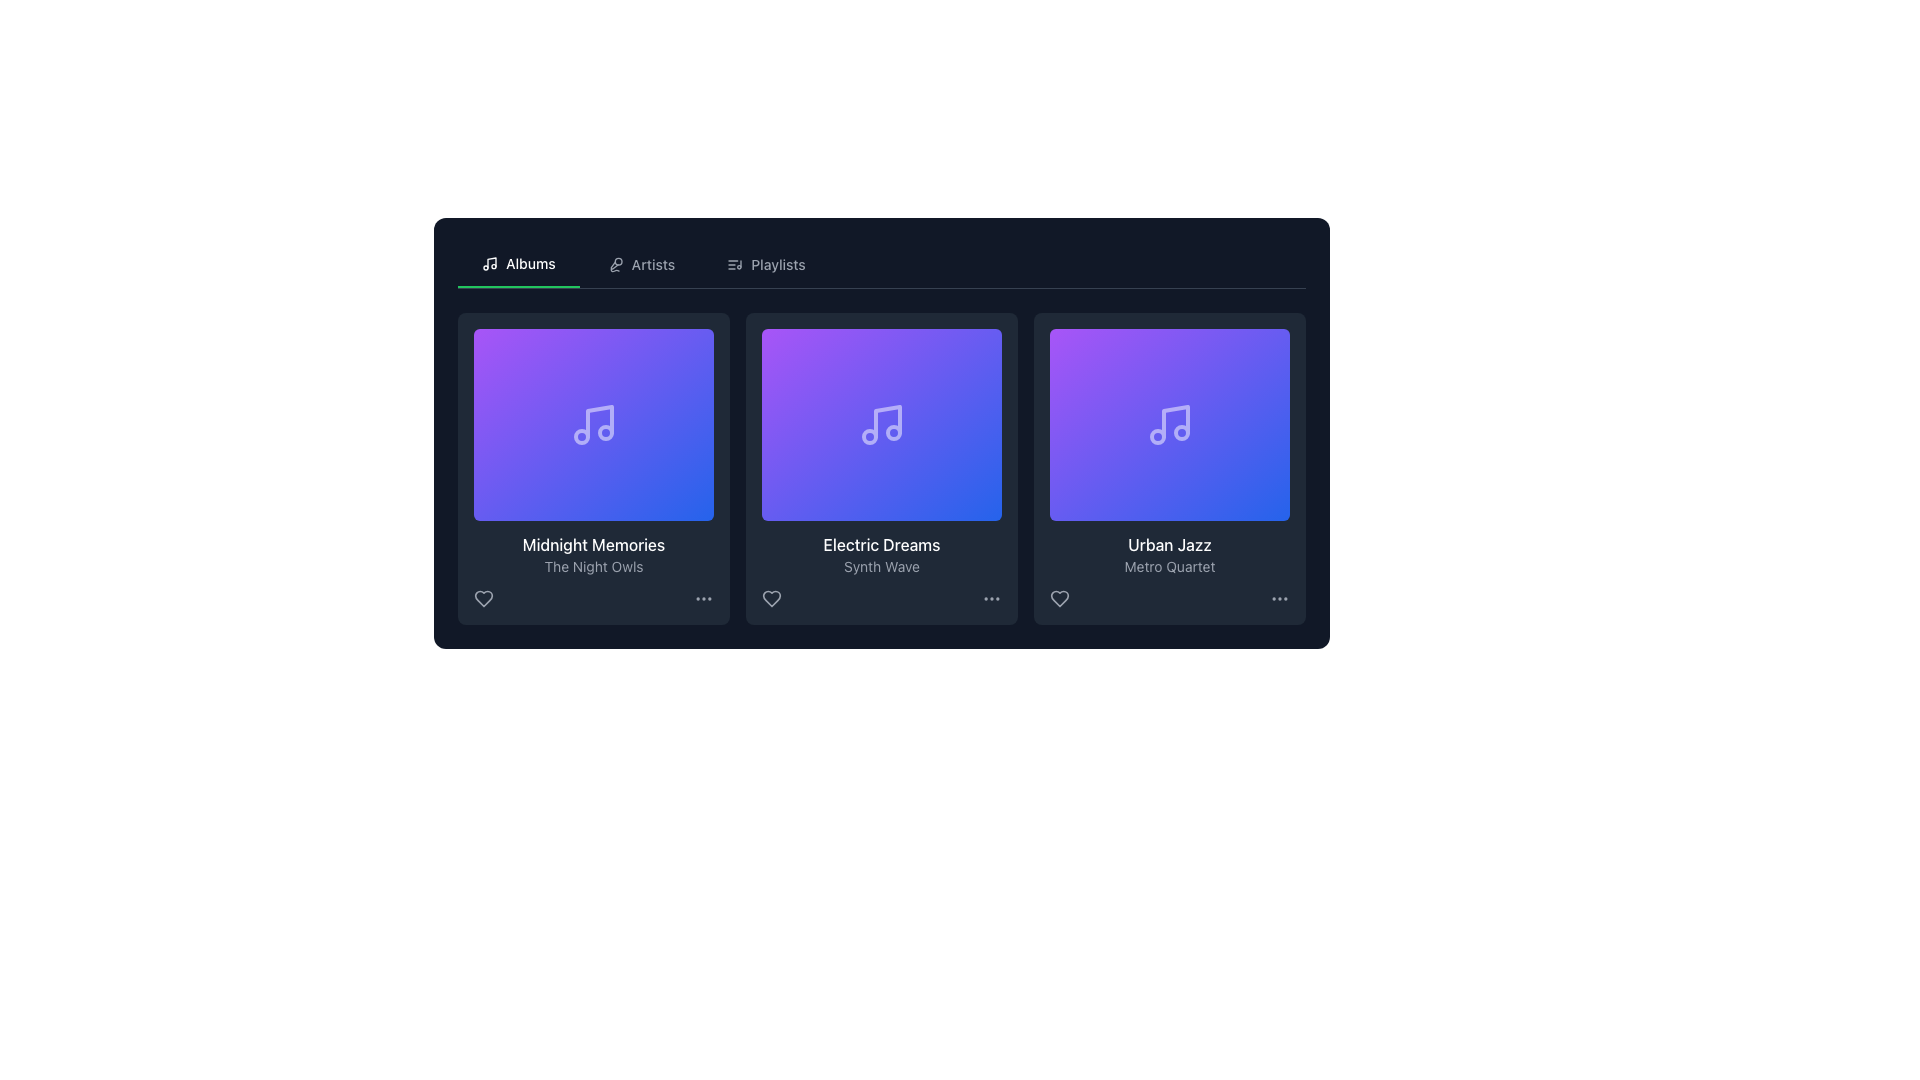  Describe the element at coordinates (765, 264) in the screenshot. I see `the 'Playlists' navigation menu item, which is the third item in the horizontal navigation bar` at that location.